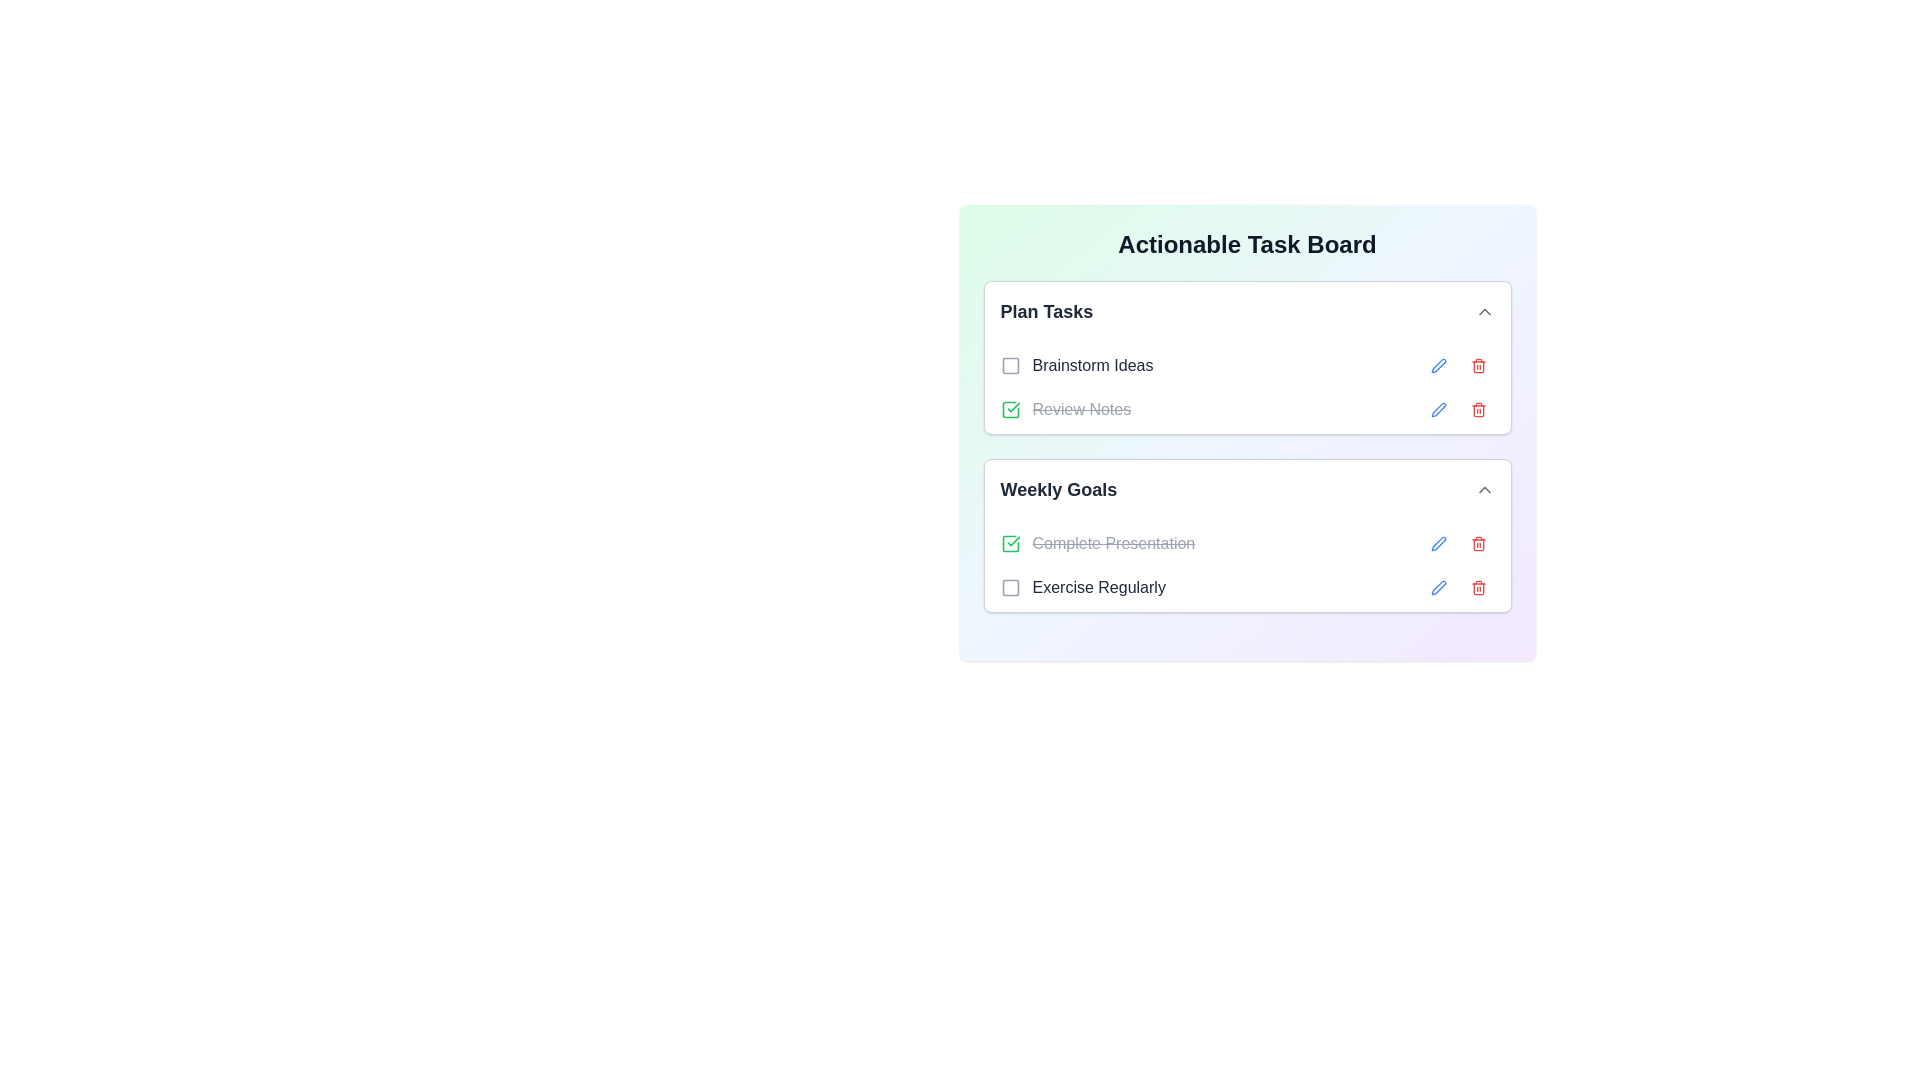 This screenshot has width=1920, height=1080. Describe the element at coordinates (1010, 586) in the screenshot. I see `the checkbox at the beginning of the 'Exercise Regularly' item in the 'Weekly Goals' section` at that location.